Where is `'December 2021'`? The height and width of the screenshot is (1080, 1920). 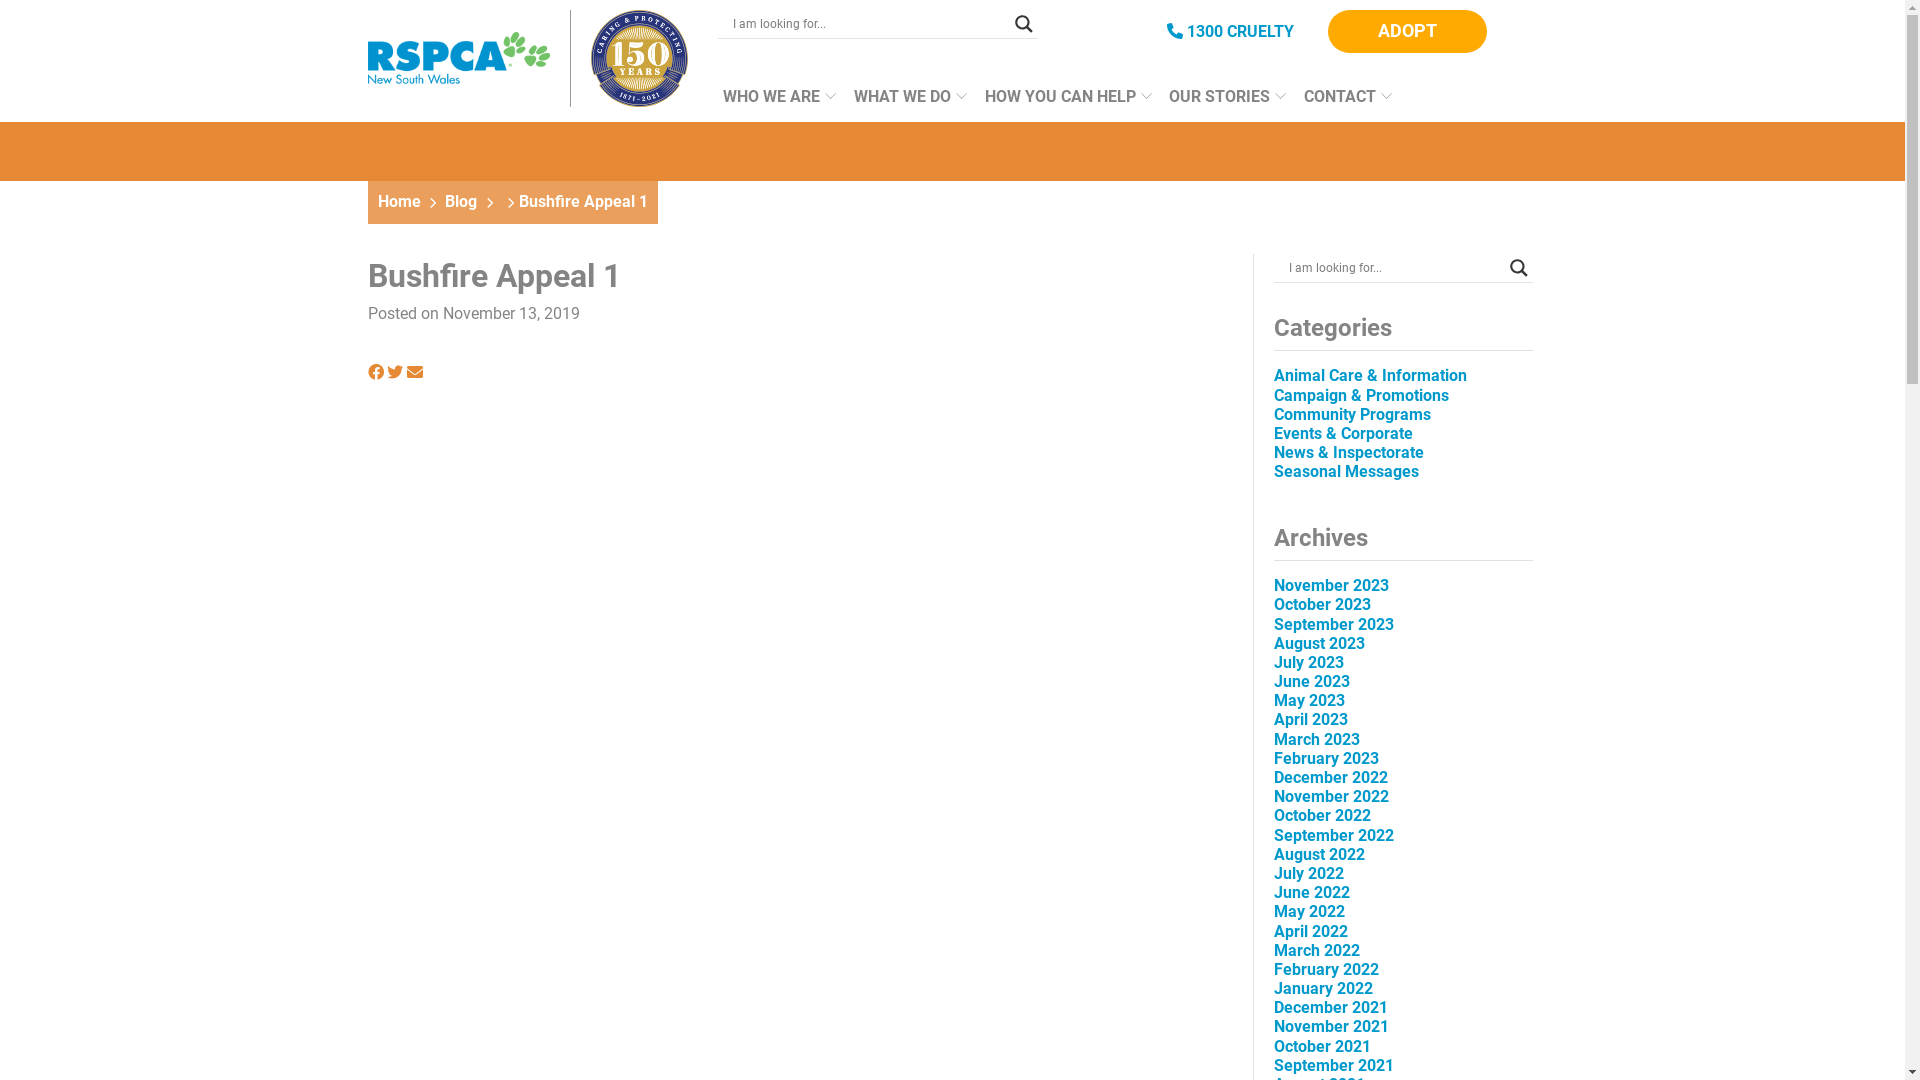 'December 2021' is located at coordinates (1272, 1007).